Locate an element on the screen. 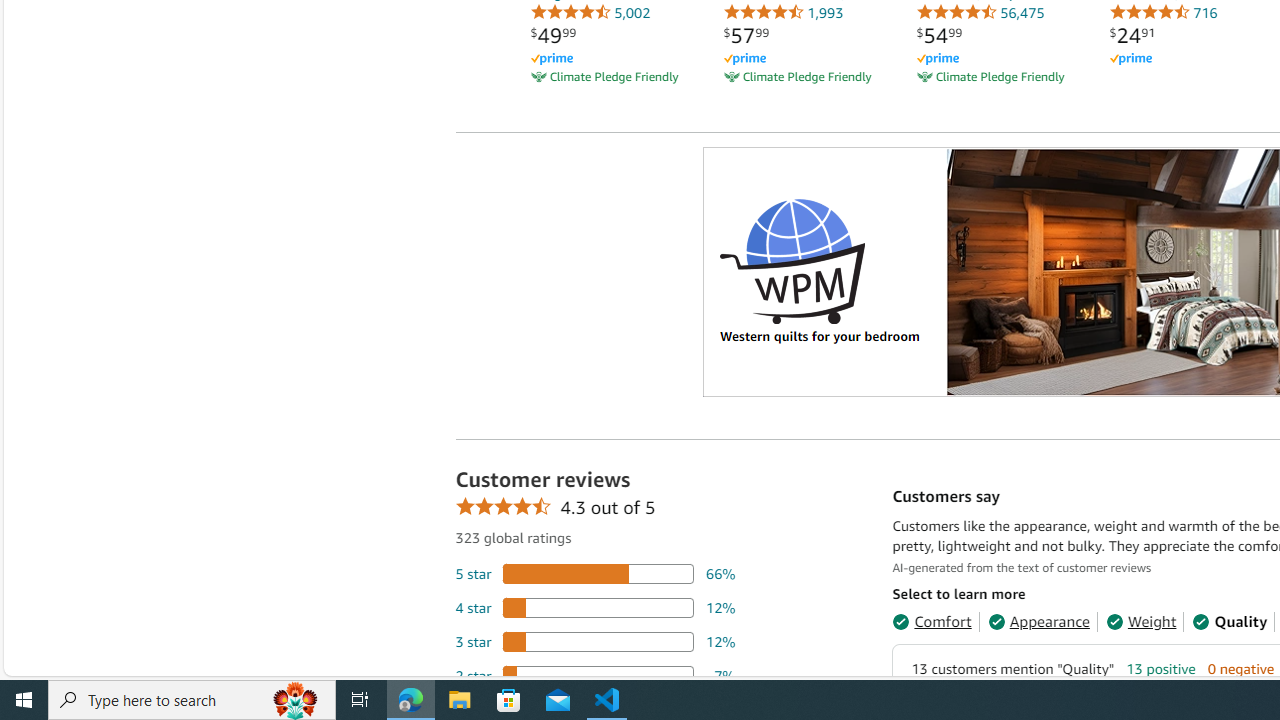 This screenshot has height=720, width=1280. '12 percent of reviews have 3 stars' is located at coordinates (594, 641).